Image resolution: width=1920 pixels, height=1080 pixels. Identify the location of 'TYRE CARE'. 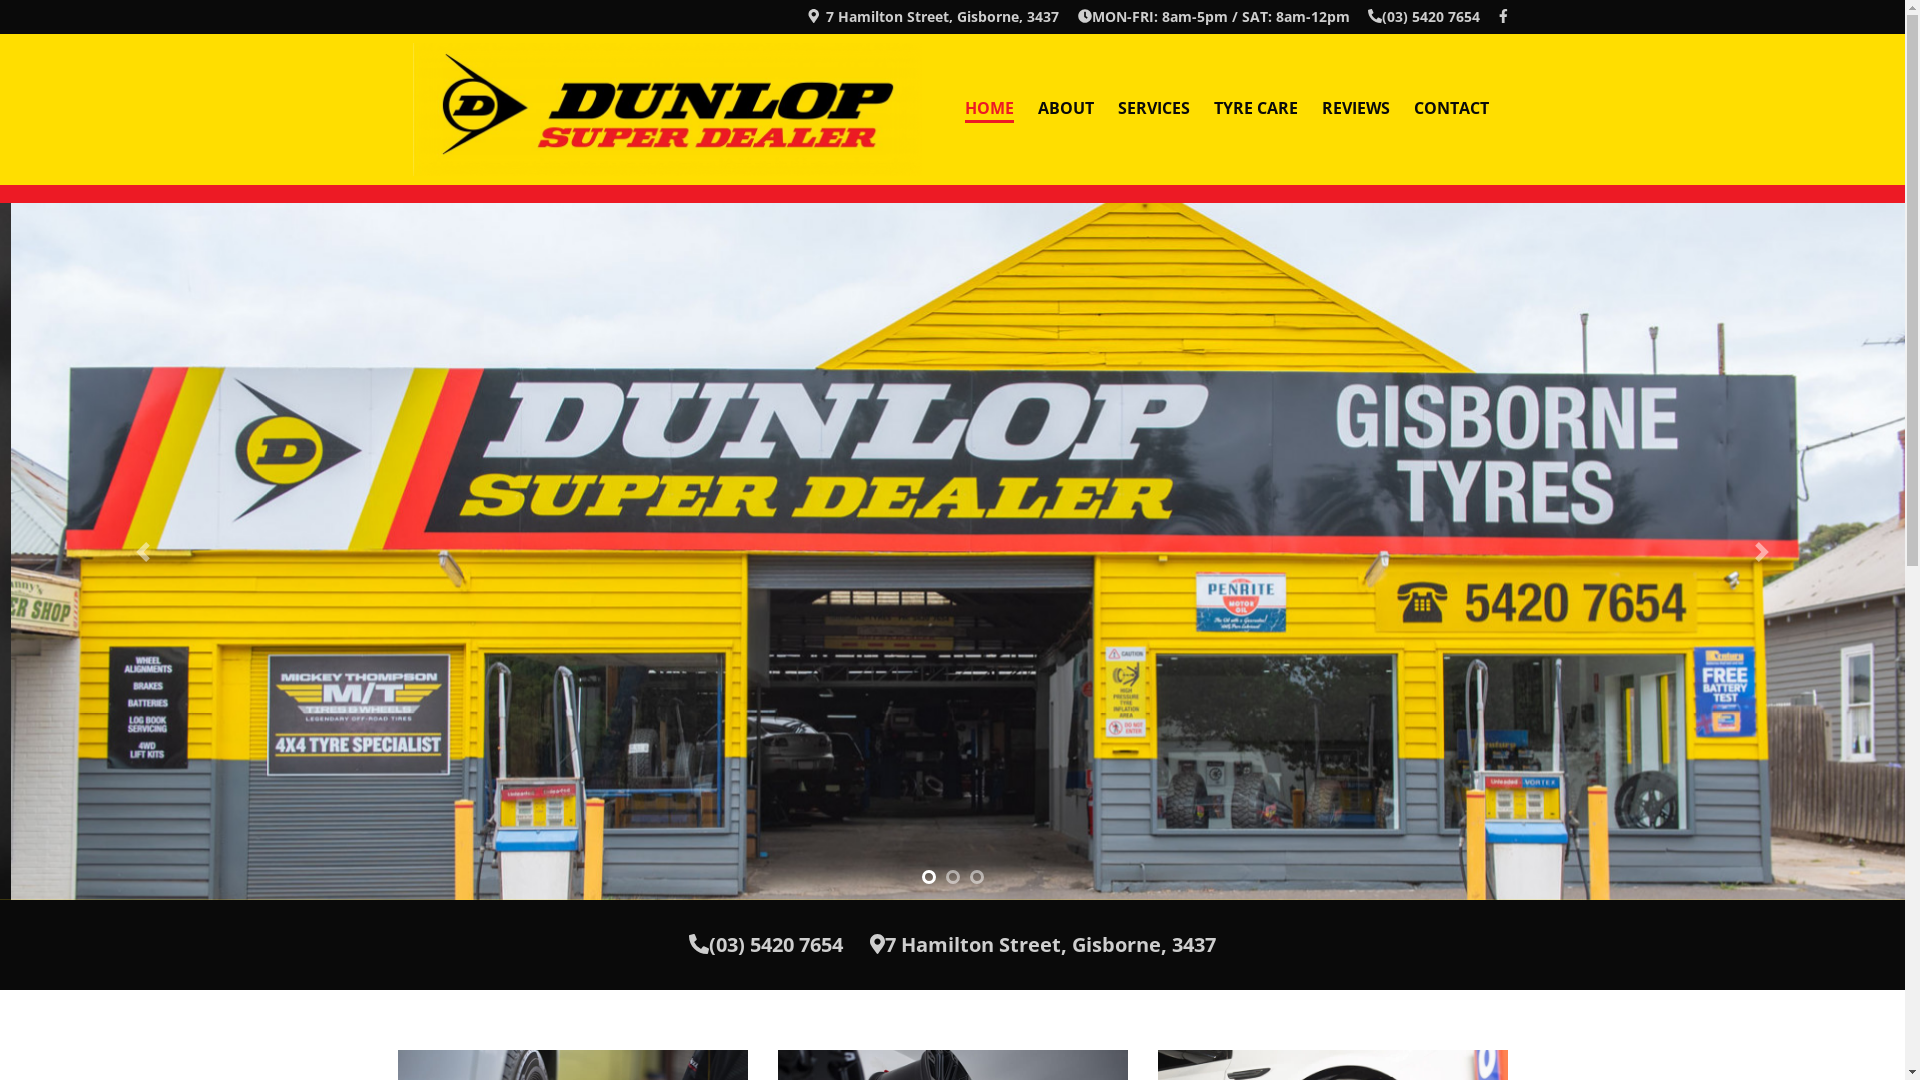
(1255, 109).